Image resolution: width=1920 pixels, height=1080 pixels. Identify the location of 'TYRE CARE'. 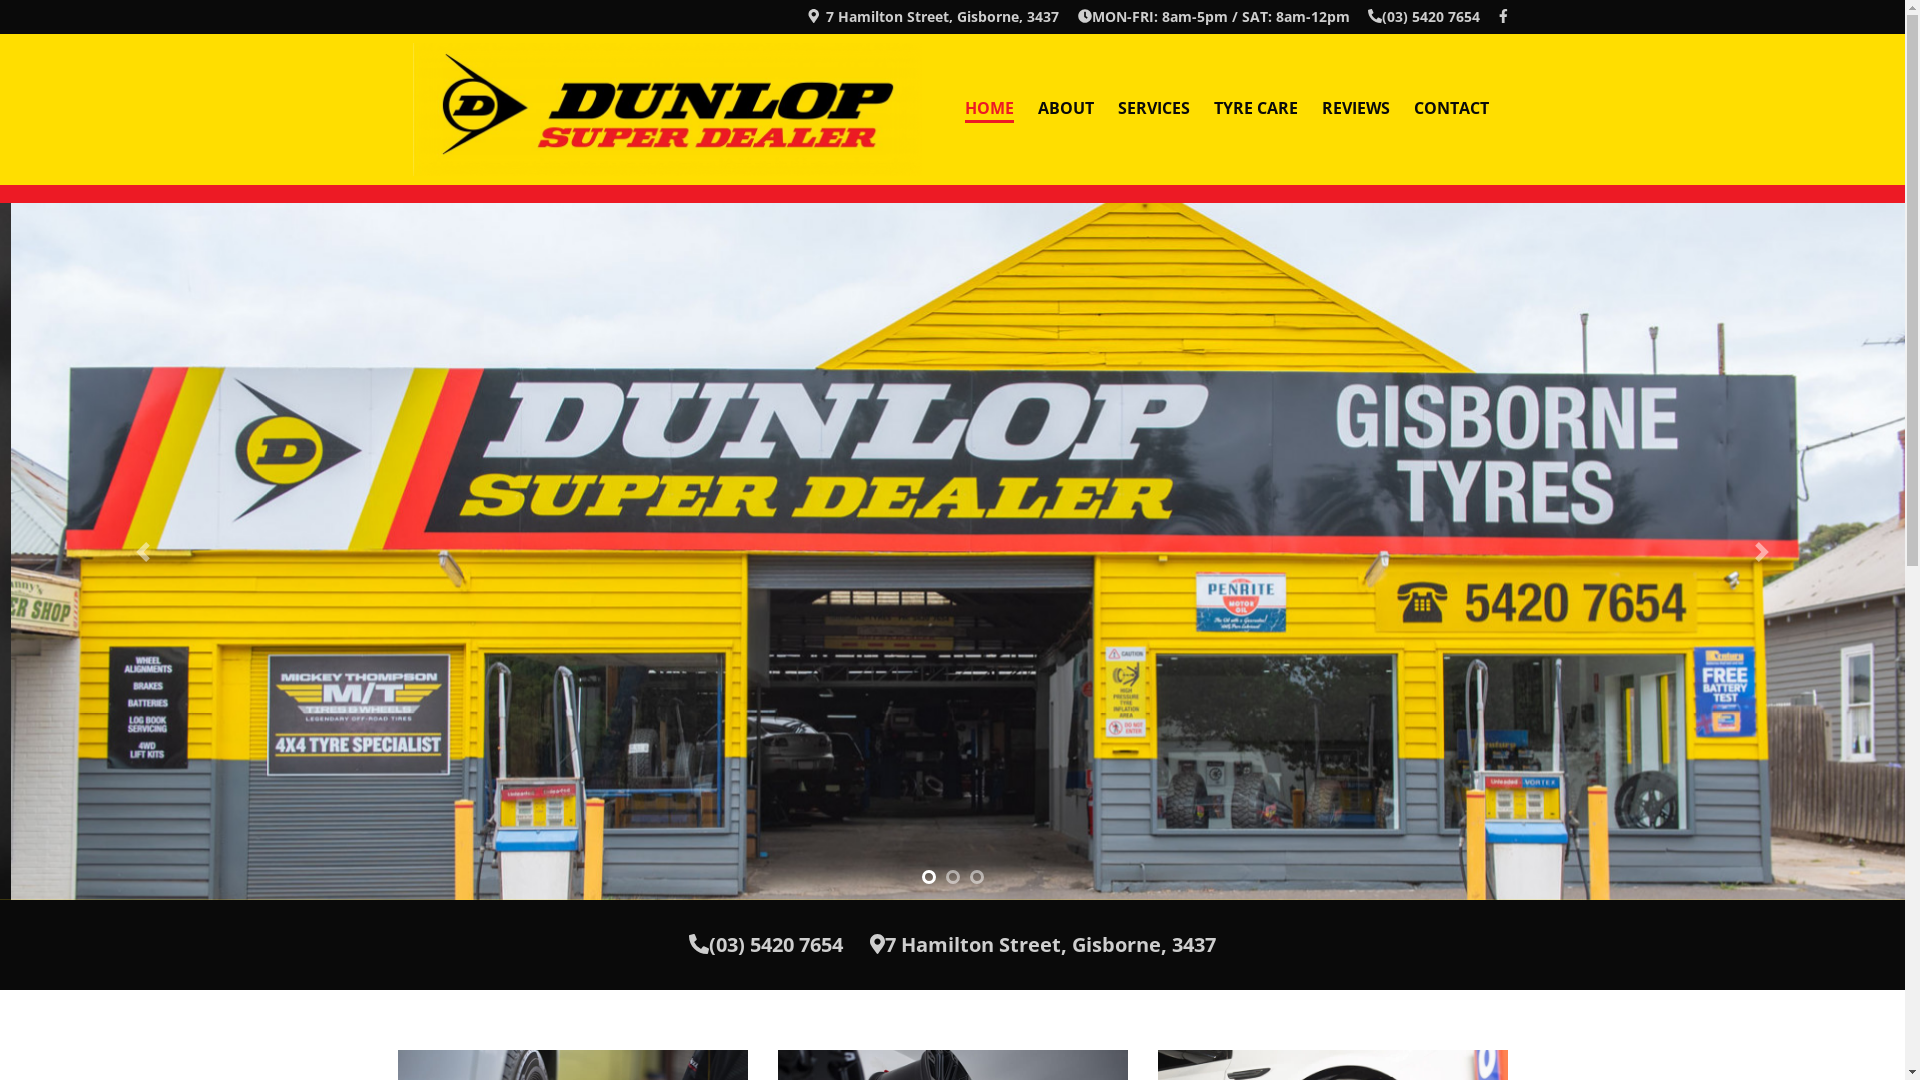
(1255, 109).